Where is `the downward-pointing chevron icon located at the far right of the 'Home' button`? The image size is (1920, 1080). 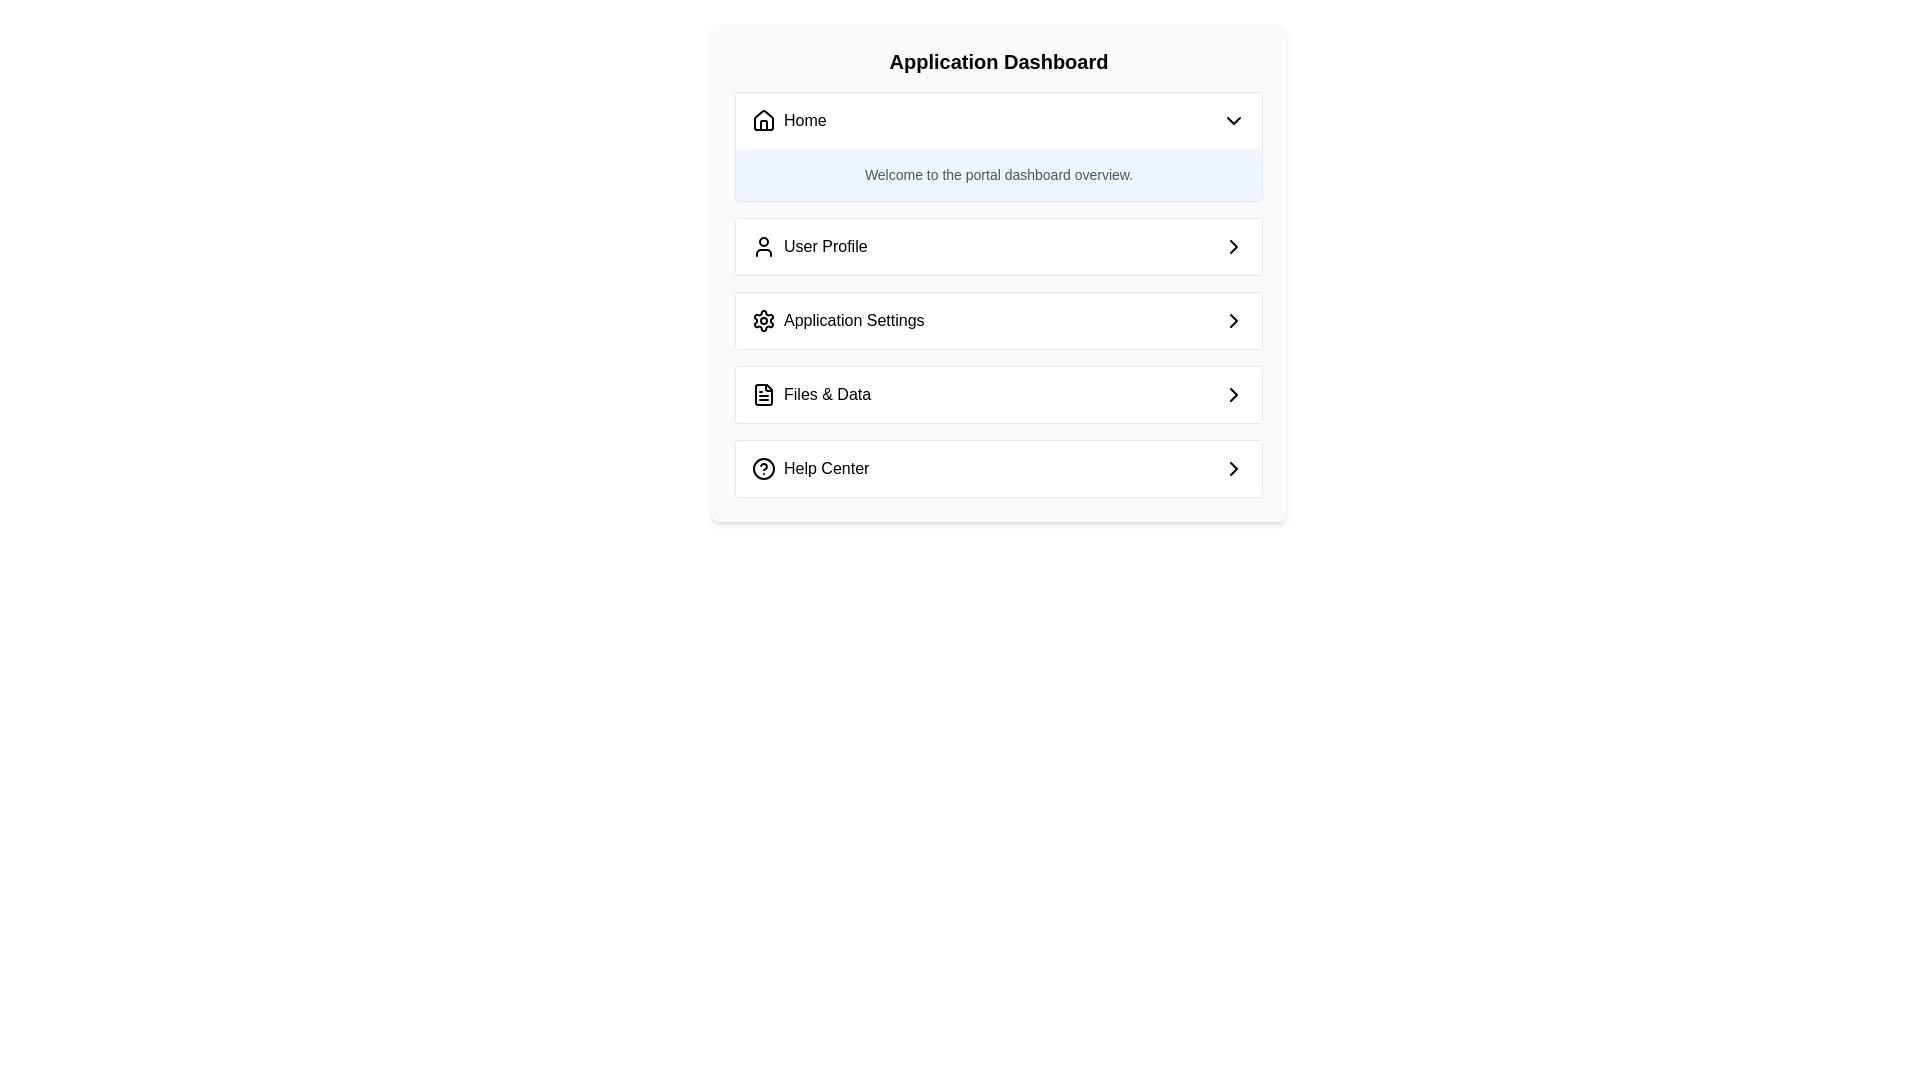
the downward-pointing chevron icon located at the far right of the 'Home' button is located at coordinates (1232, 120).